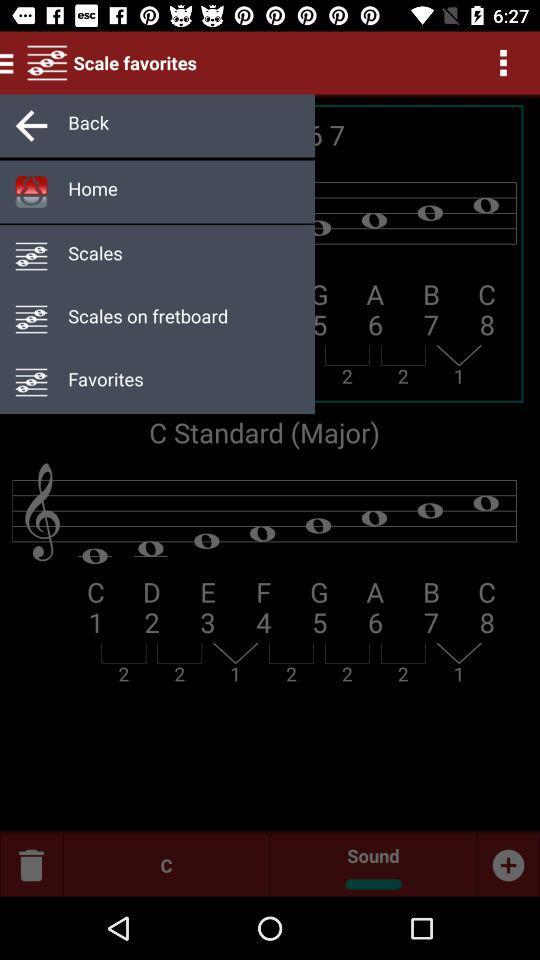 This screenshot has height=960, width=540. What do you see at coordinates (47, 62) in the screenshot?
I see `the sliders icon` at bounding box center [47, 62].